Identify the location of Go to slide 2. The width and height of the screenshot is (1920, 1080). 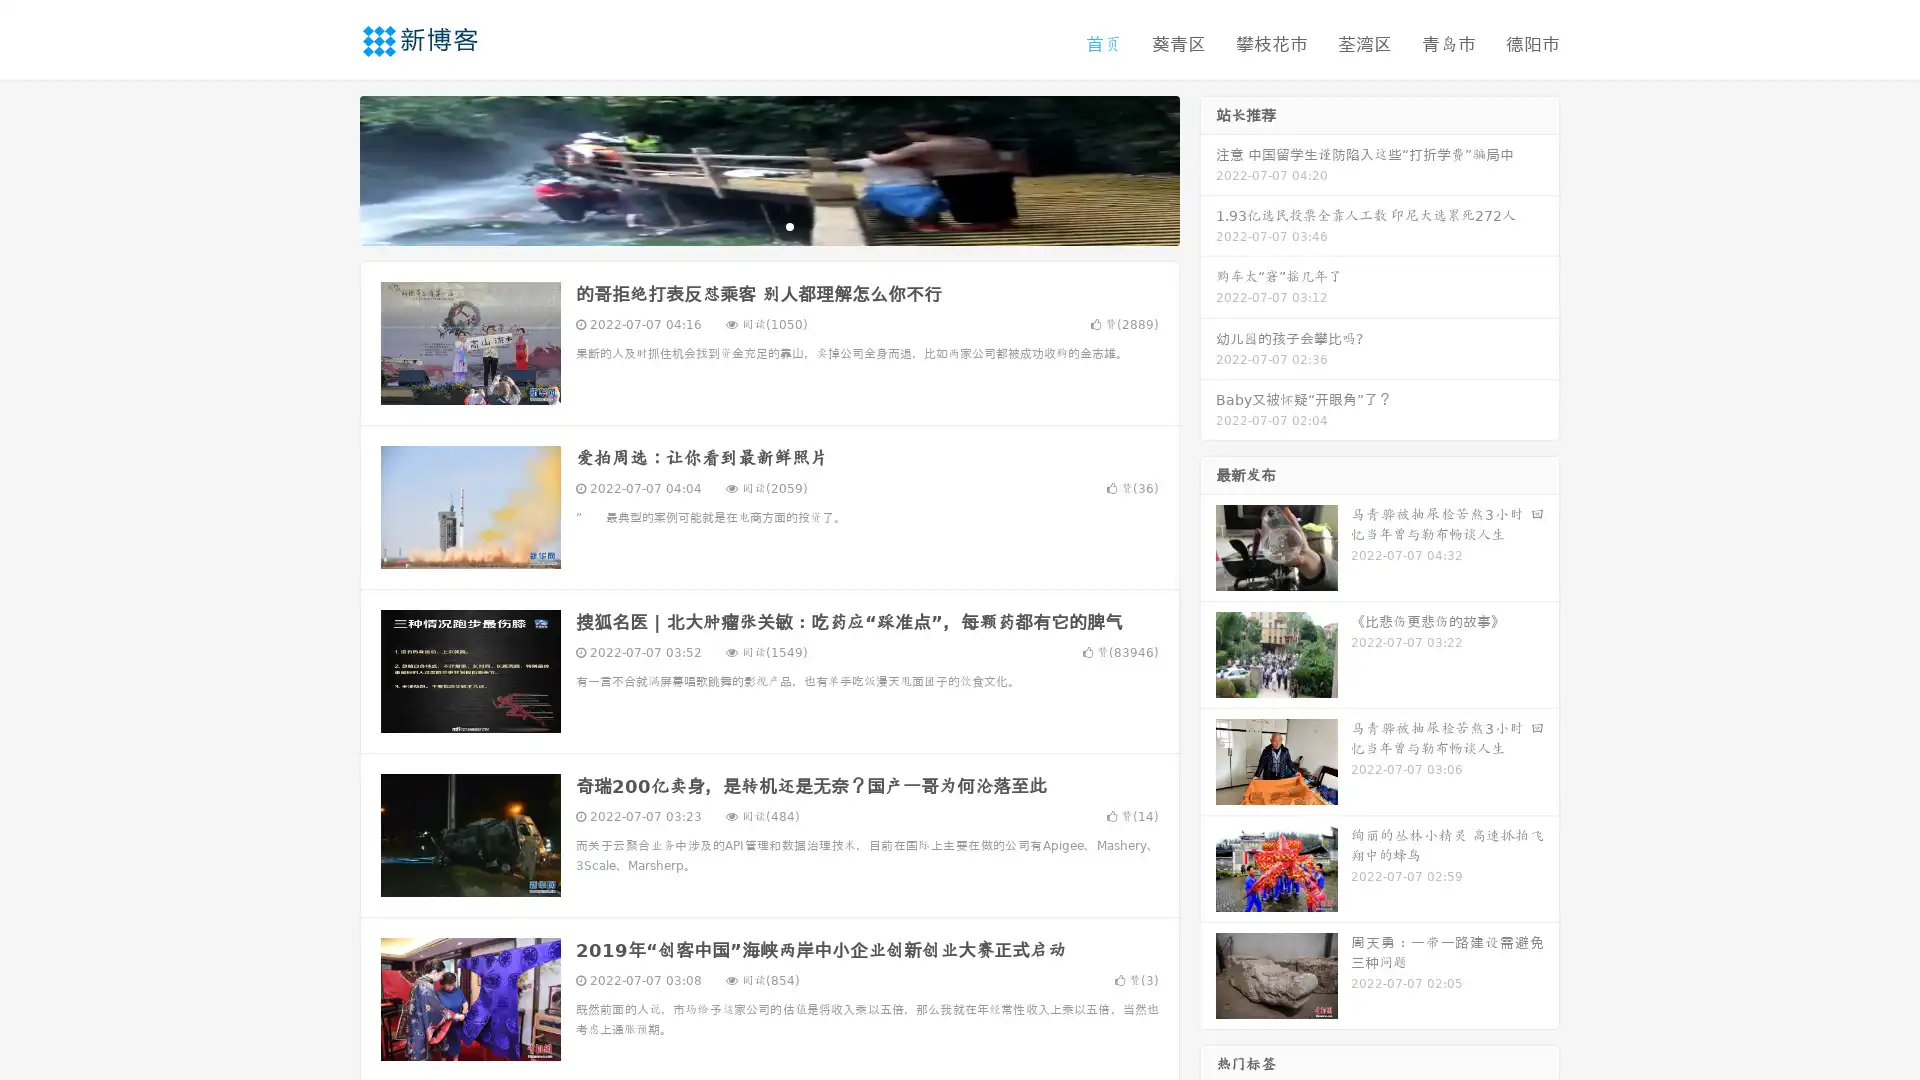
(768, 225).